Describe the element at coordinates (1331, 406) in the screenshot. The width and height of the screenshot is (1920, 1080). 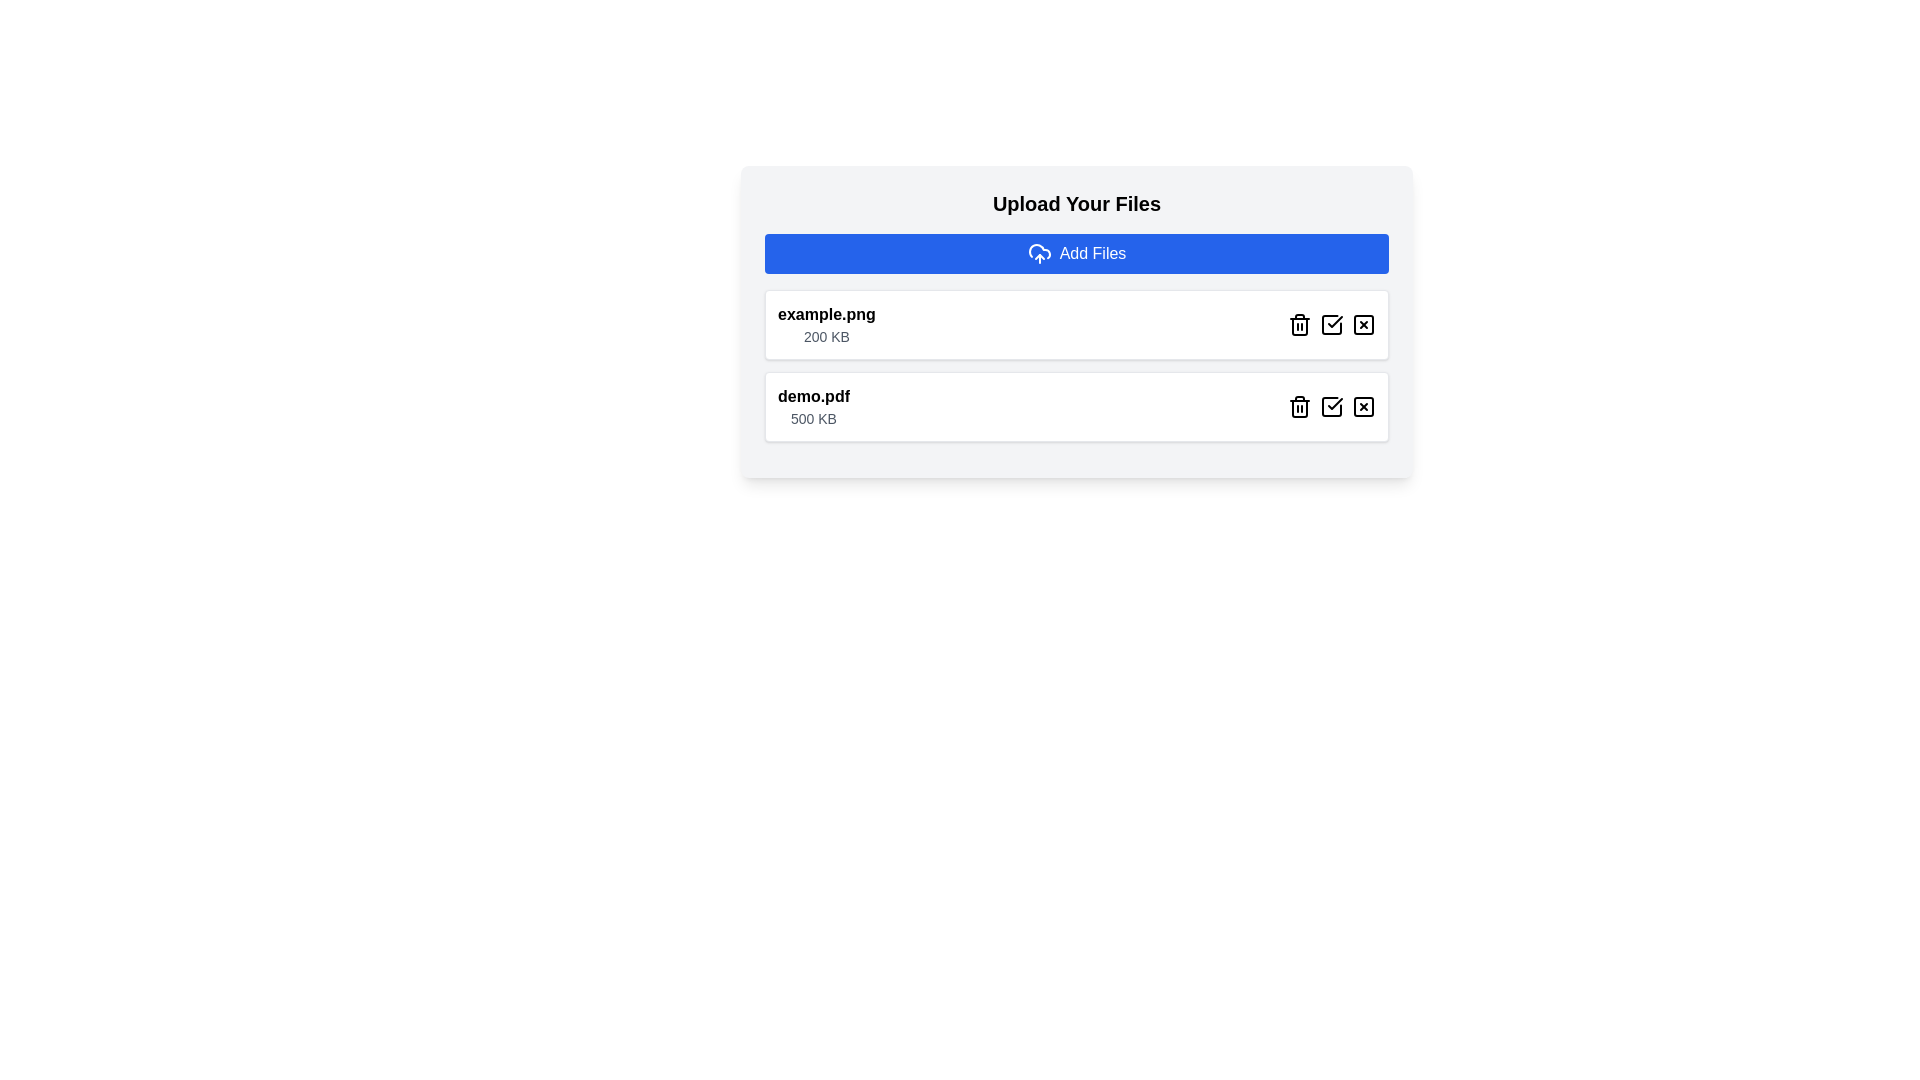
I see `the checkbox with a checkmark located to the right of the filename 'example.png'` at that location.